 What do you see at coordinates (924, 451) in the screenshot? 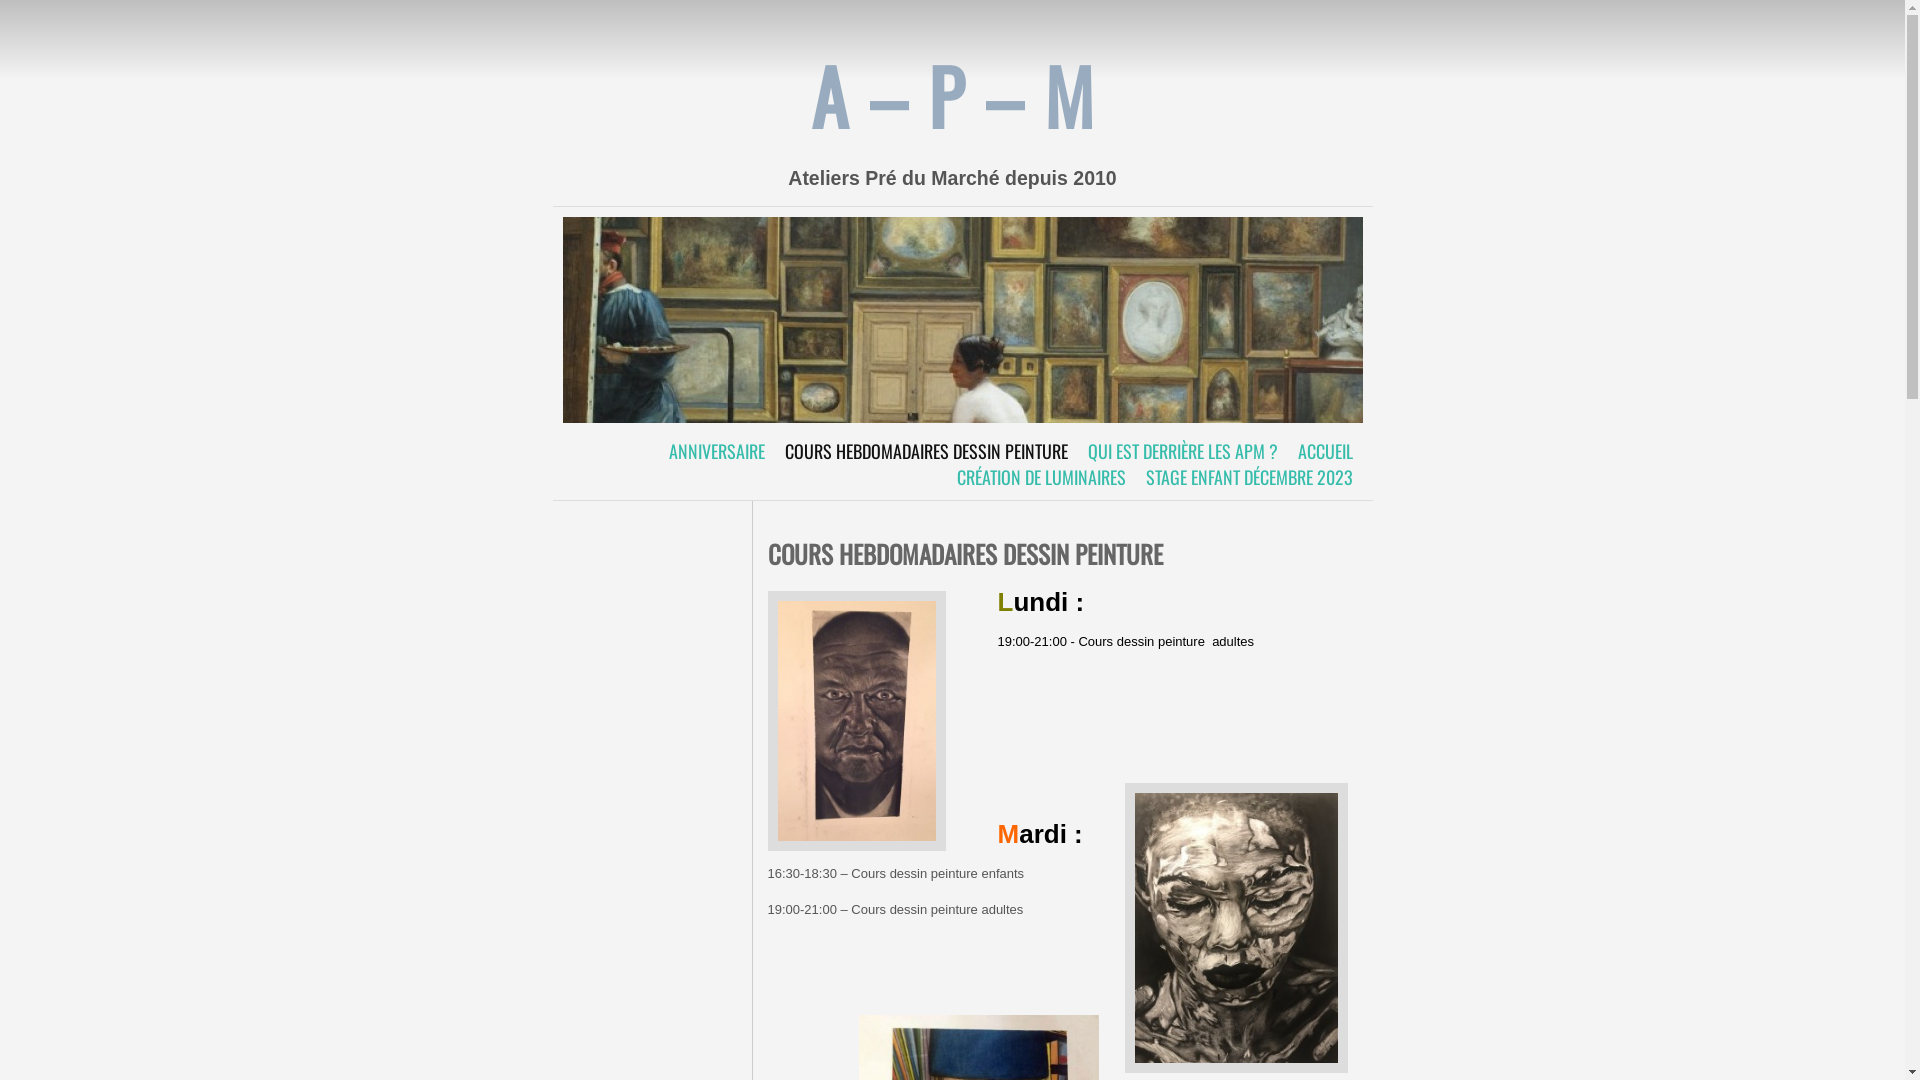
I see `'COURS HEBDOMADAIRES DESSIN PEINTURE'` at bounding box center [924, 451].